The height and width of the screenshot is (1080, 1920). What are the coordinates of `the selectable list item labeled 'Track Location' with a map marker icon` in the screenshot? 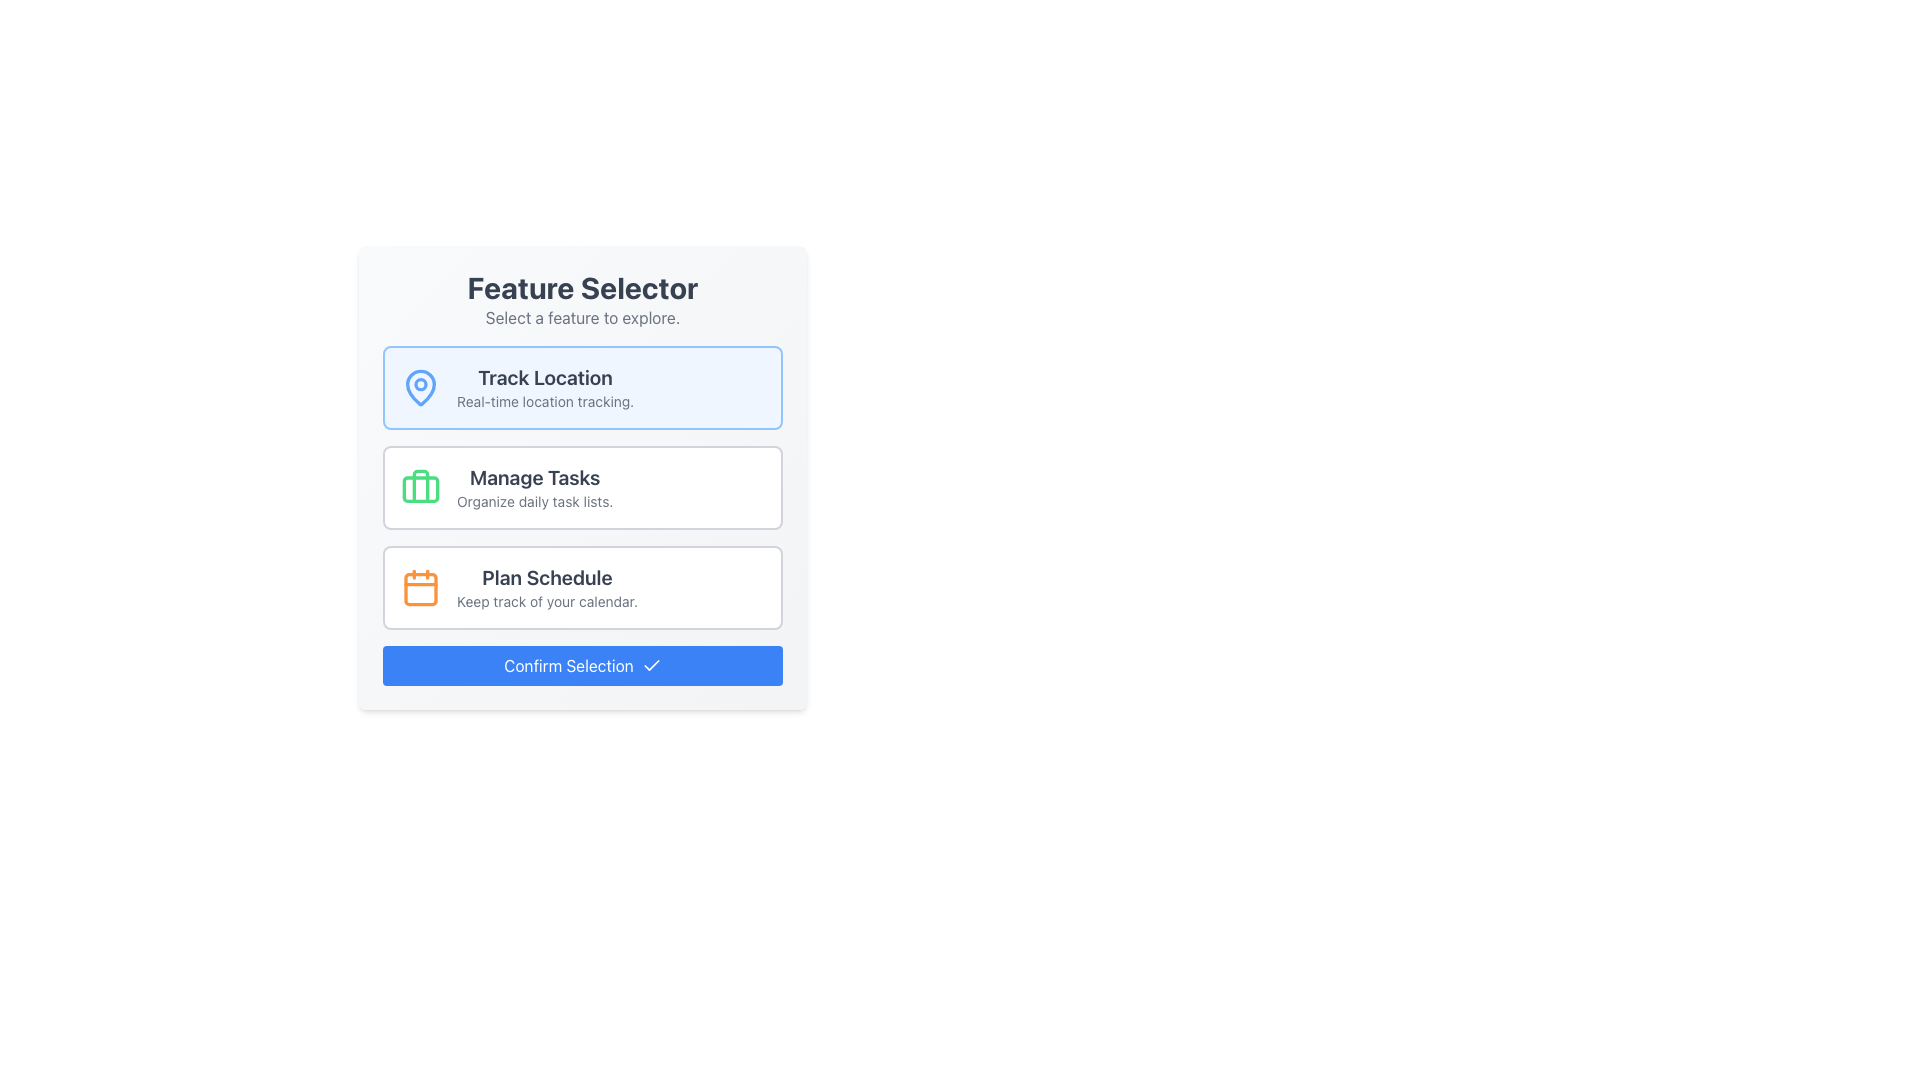 It's located at (581, 388).